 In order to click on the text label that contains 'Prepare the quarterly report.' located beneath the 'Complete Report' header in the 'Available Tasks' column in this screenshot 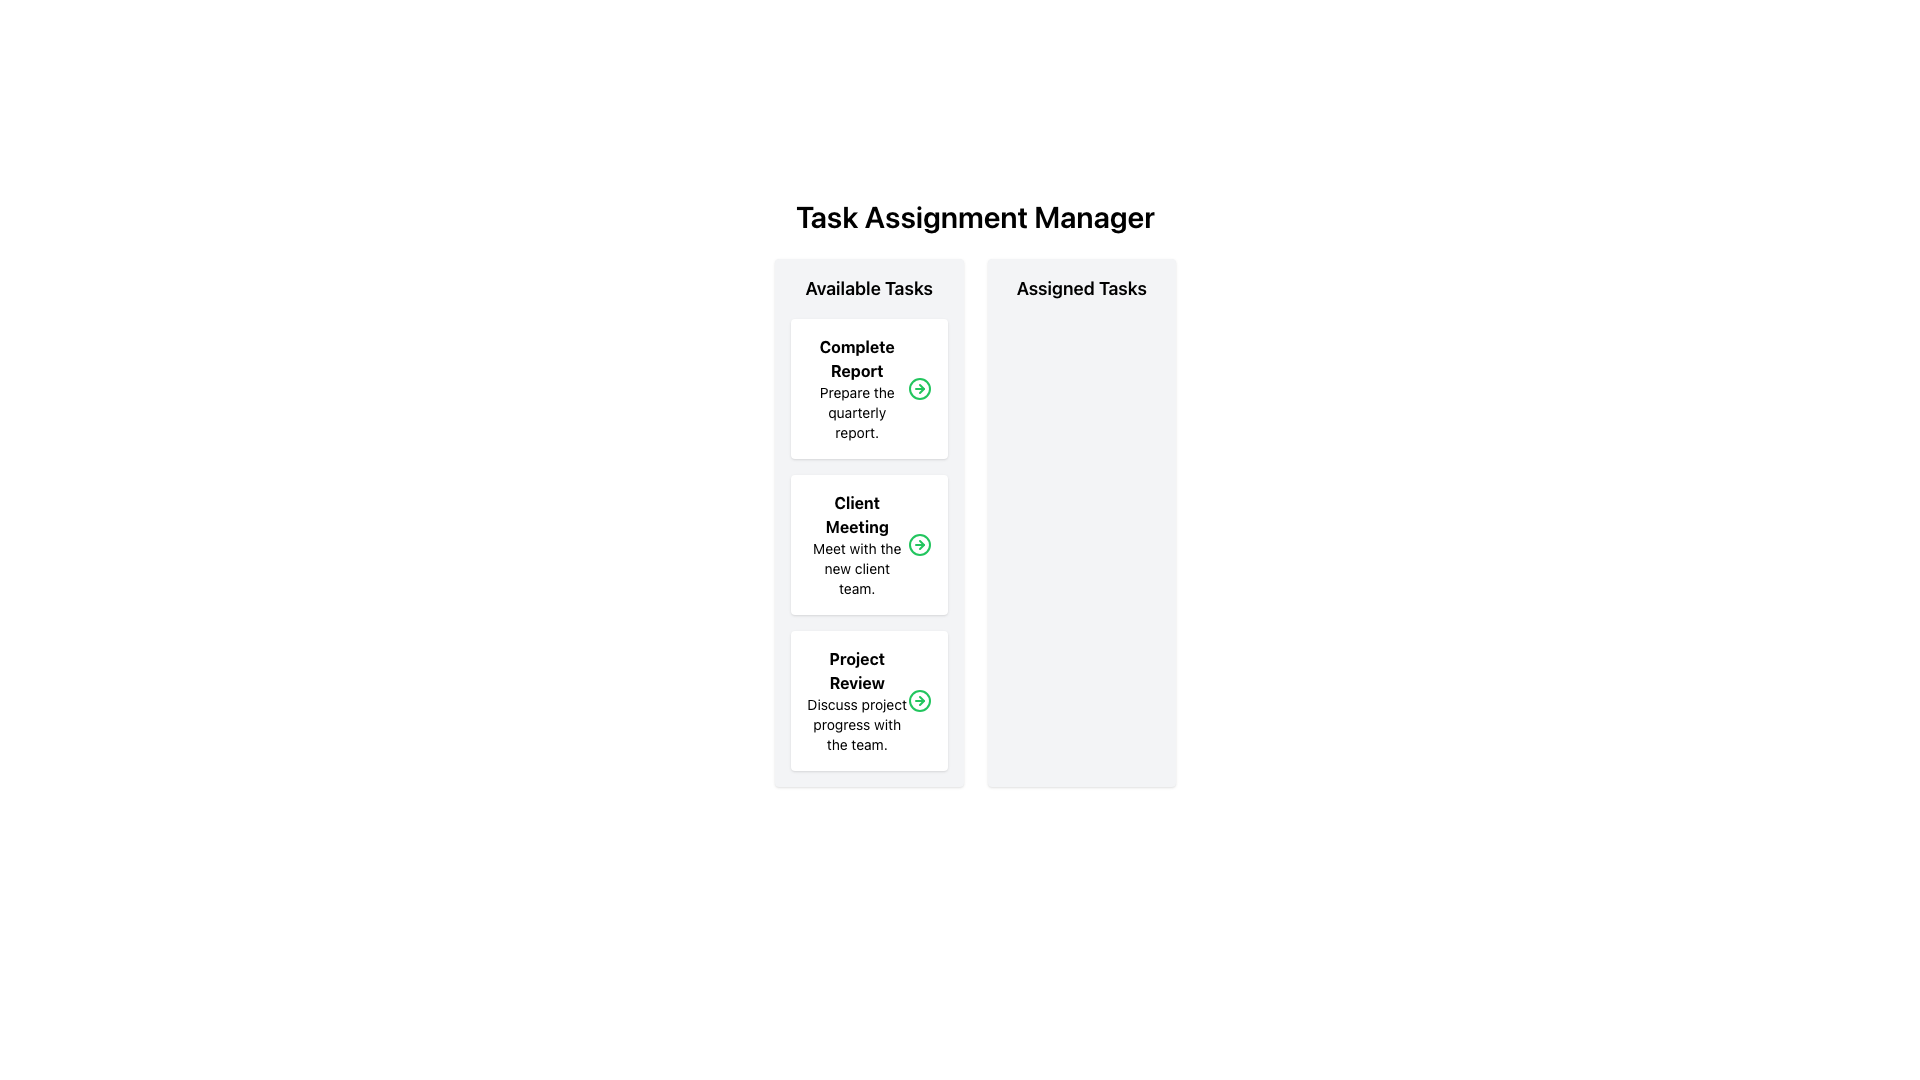, I will do `click(857, 411)`.